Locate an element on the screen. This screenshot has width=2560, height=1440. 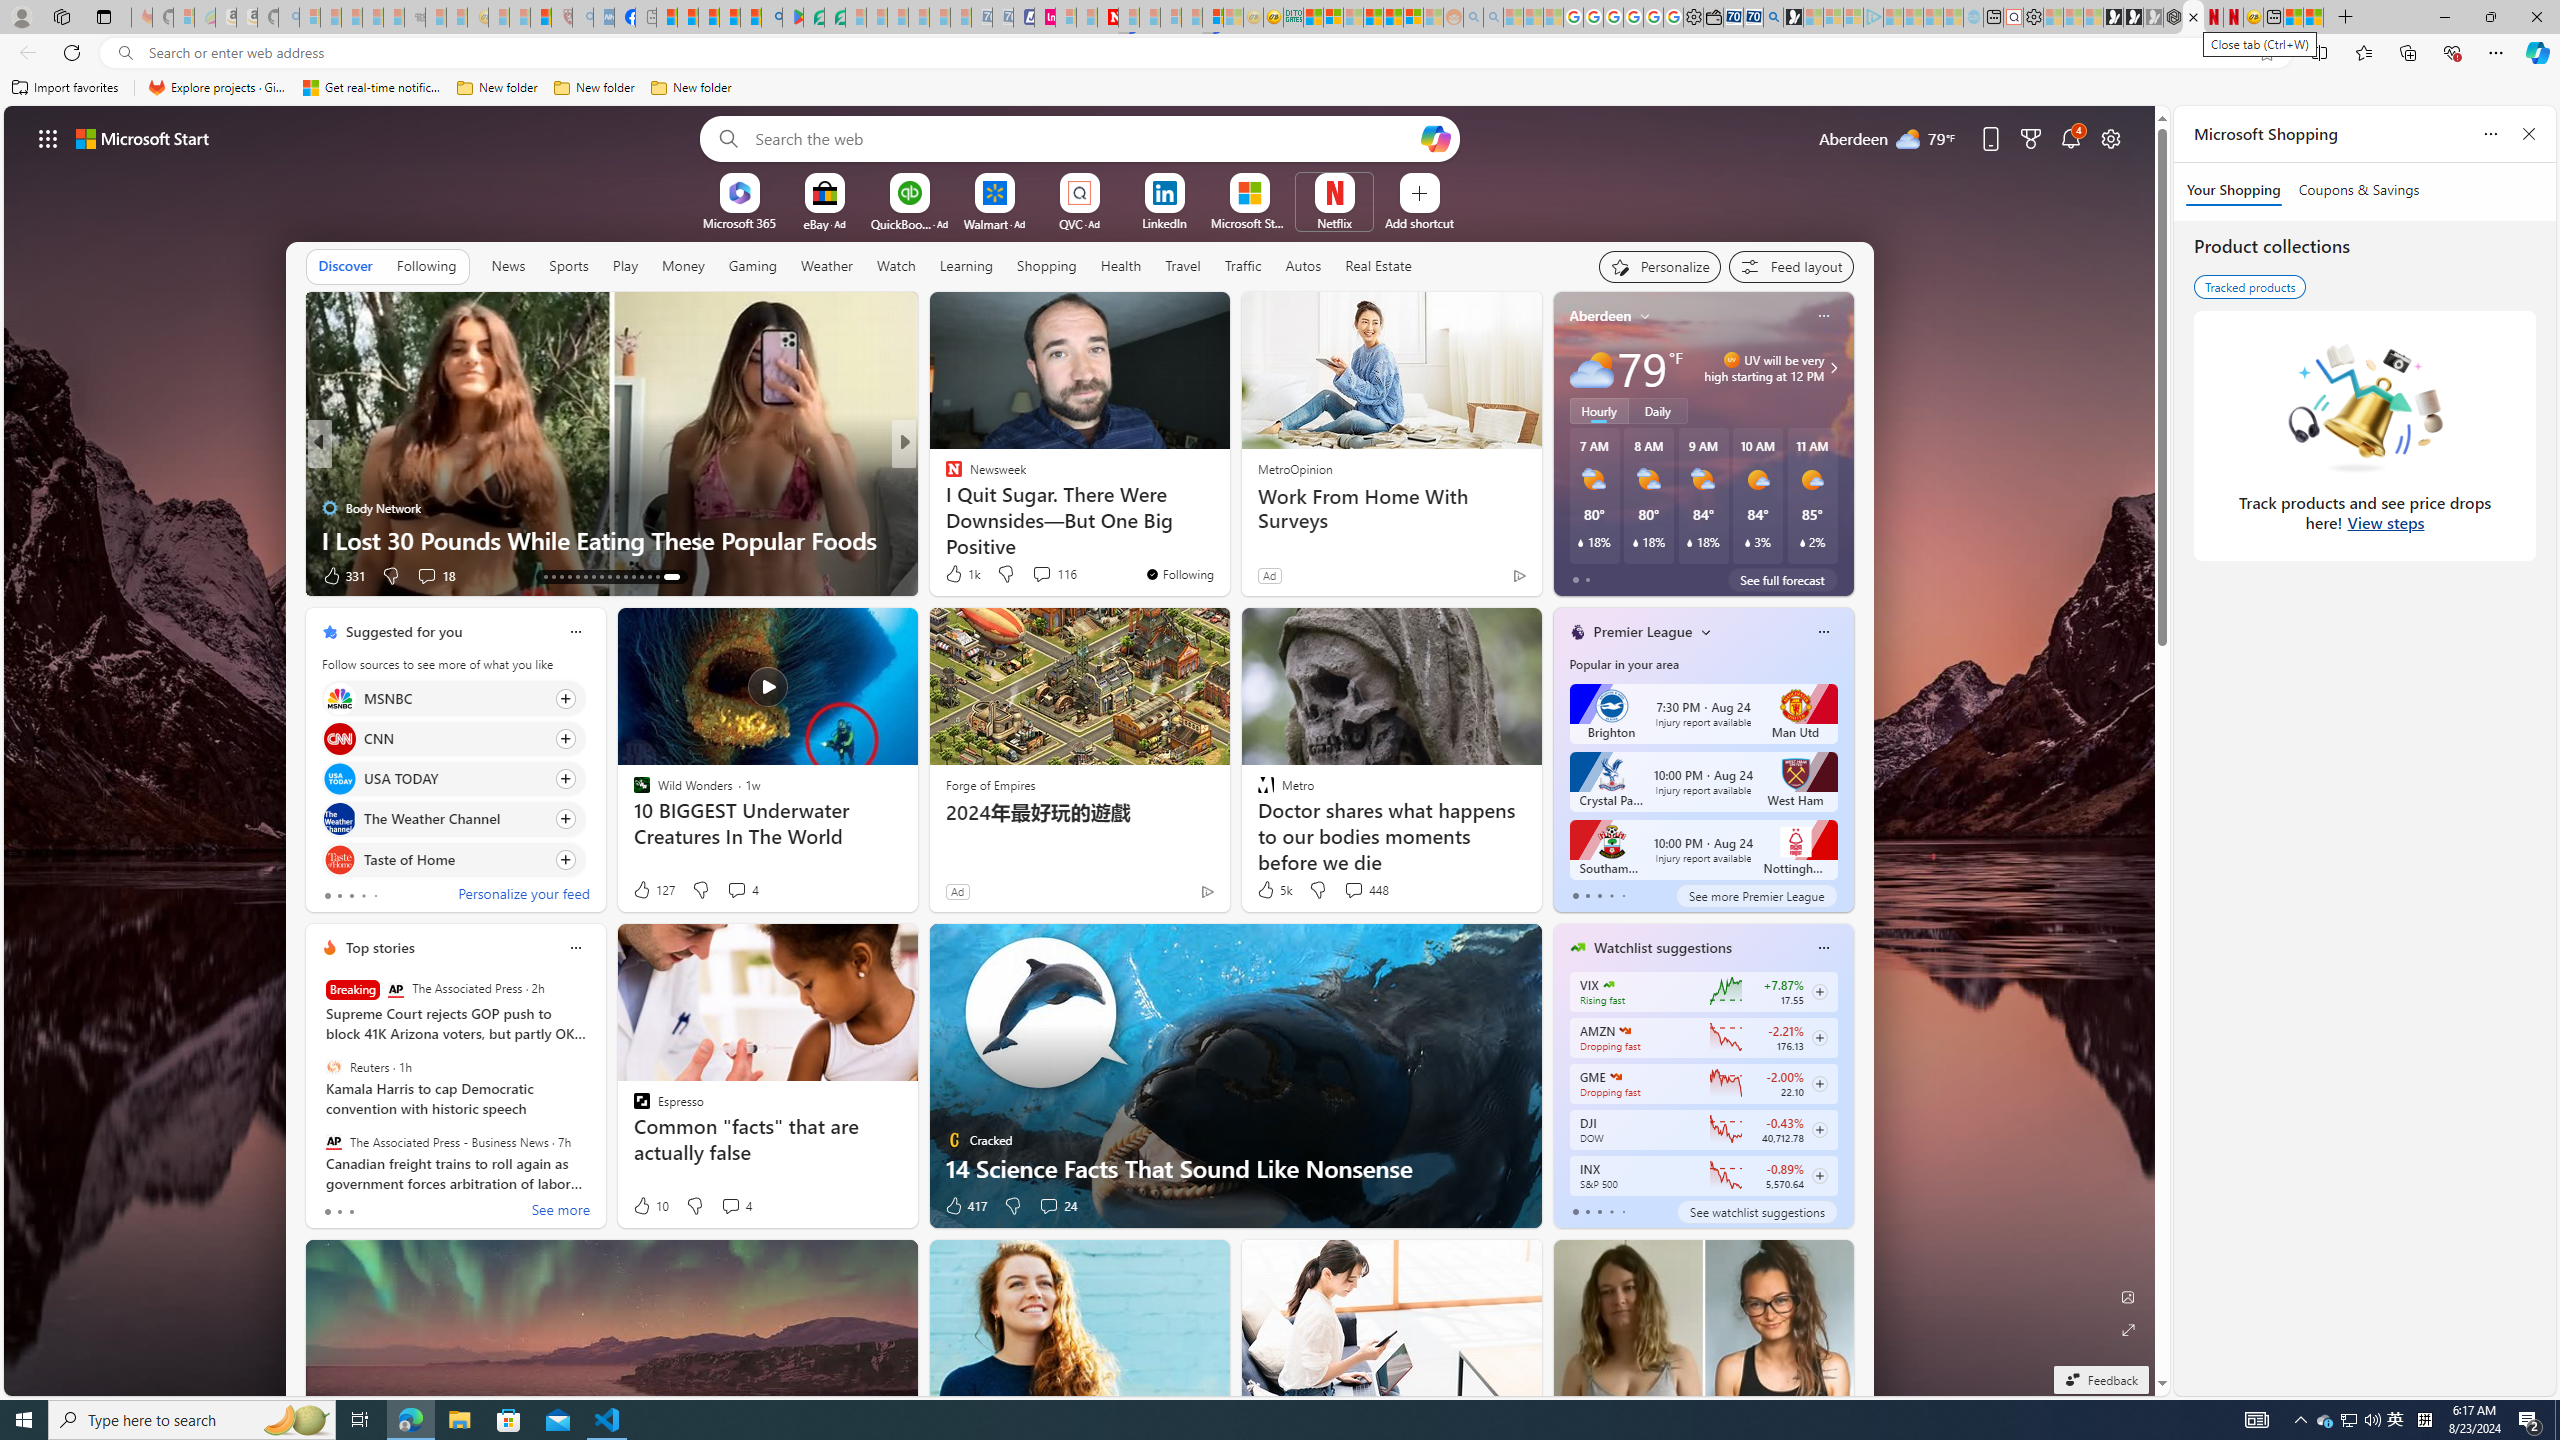
'The Associated Press - Business News' is located at coordinates (334, 1141).